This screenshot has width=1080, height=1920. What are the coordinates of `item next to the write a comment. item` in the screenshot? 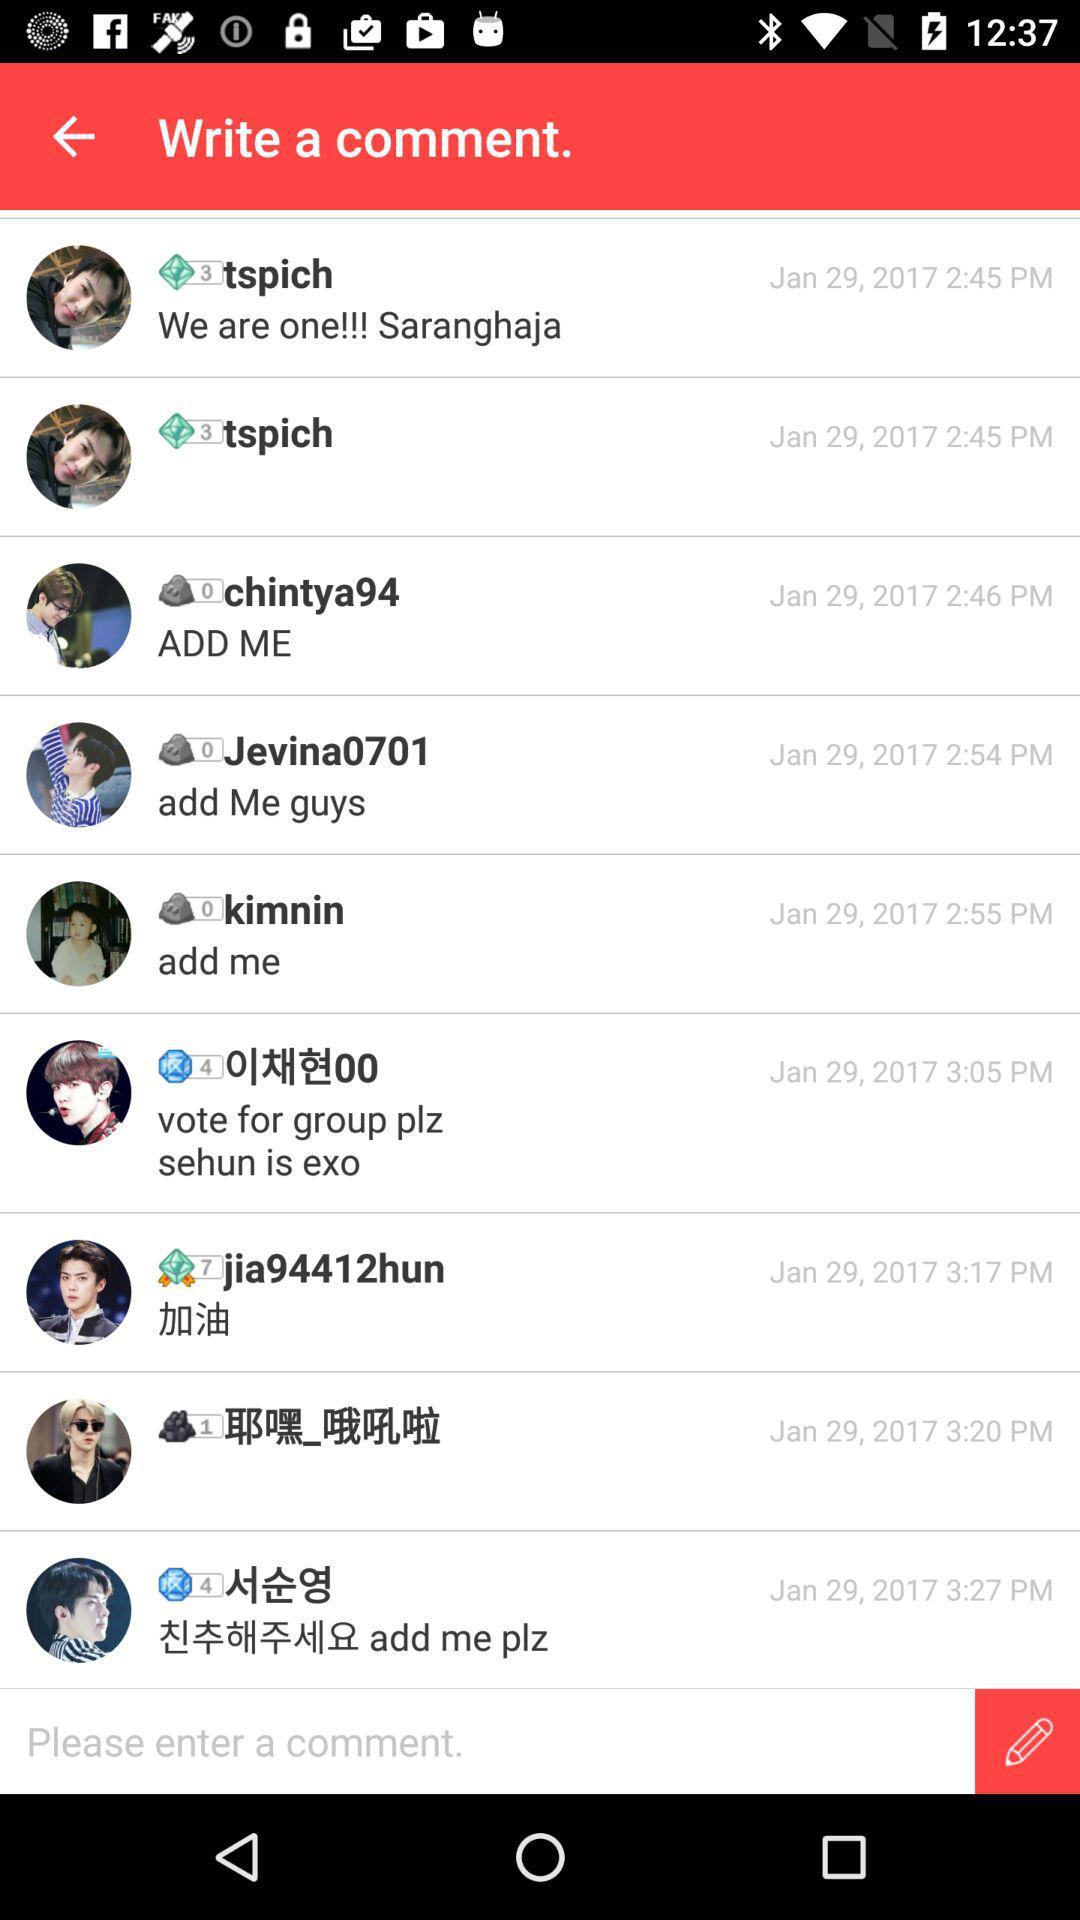 It's located at (72, 135).